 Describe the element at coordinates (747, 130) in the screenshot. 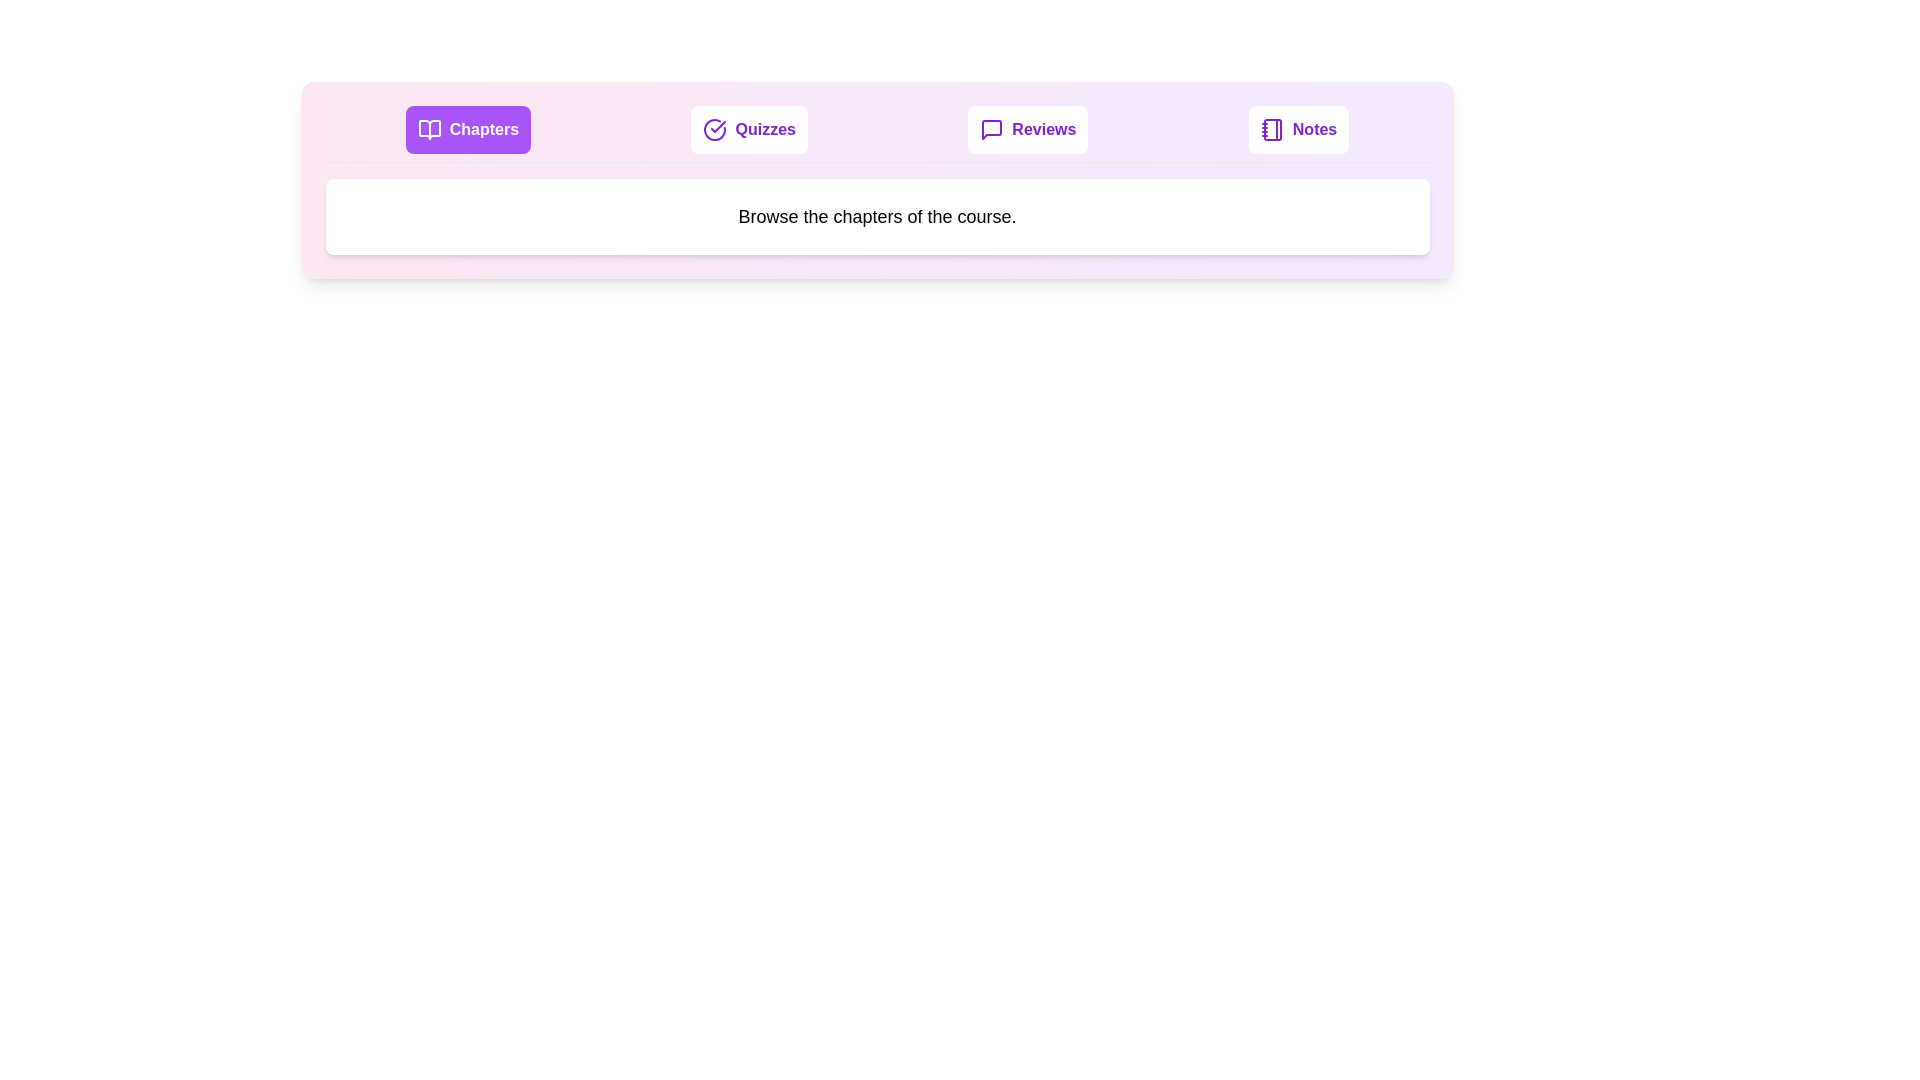

I see `the Quizzes tab` at that location.